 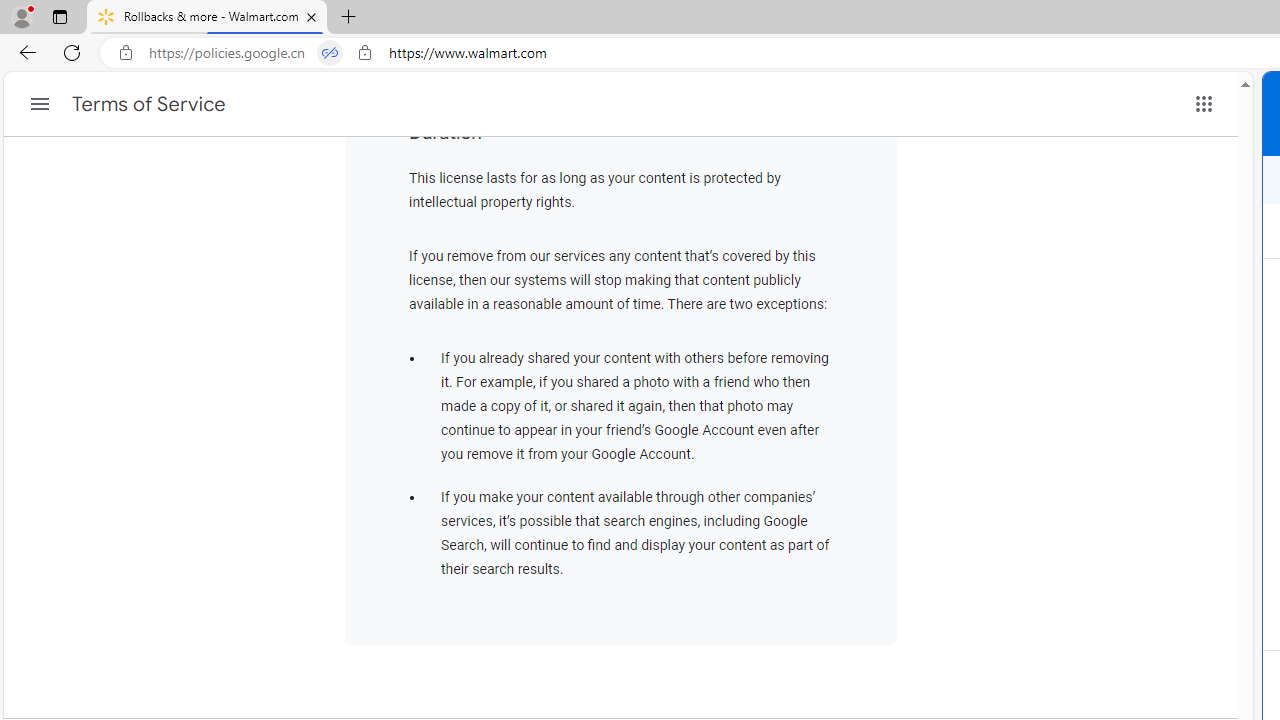 What do you see at coordinates (310, 17) in the screenshot?
I see `'Close tab'` at bounding box center [310, 17].